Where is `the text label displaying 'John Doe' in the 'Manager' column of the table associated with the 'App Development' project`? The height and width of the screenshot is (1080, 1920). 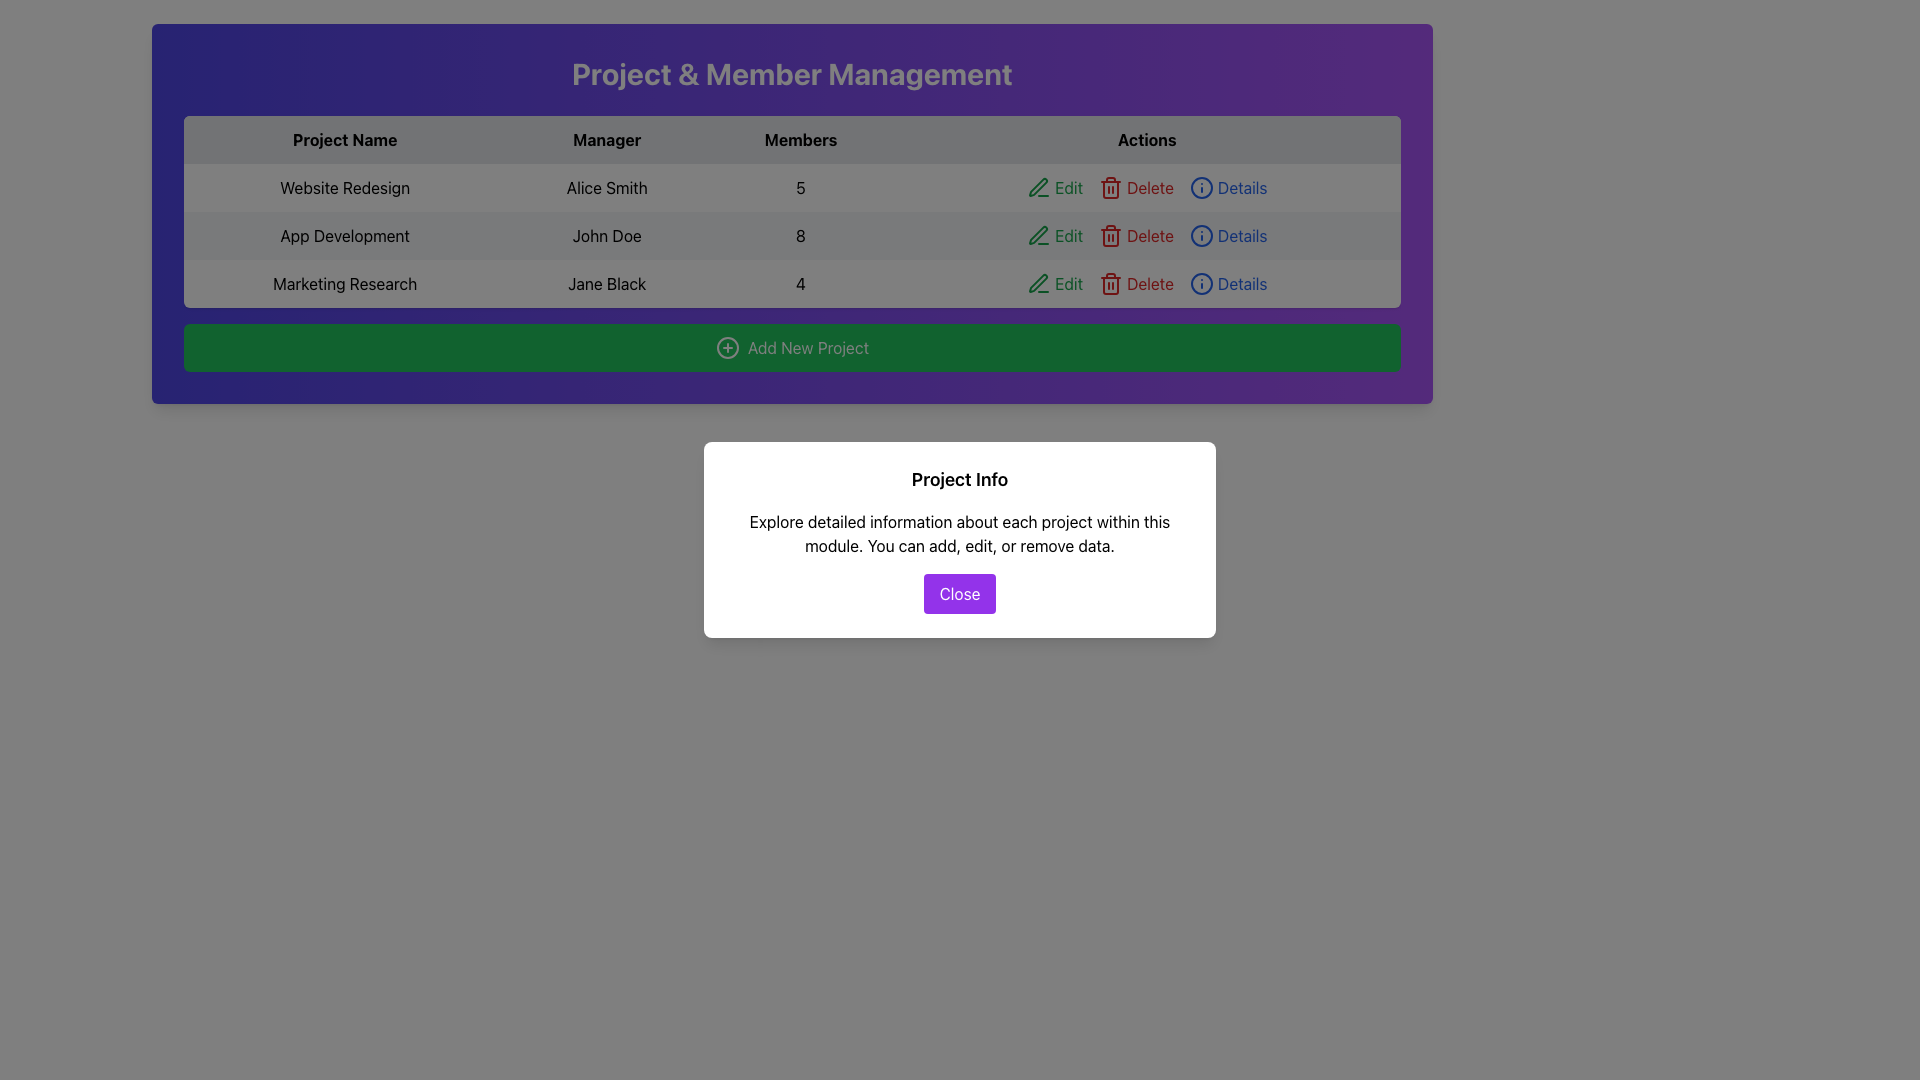
the text label displaying 'John Doe' in the 'Manager' column of the table associated with the 'App Development' project is located at coordinates (606, 234).